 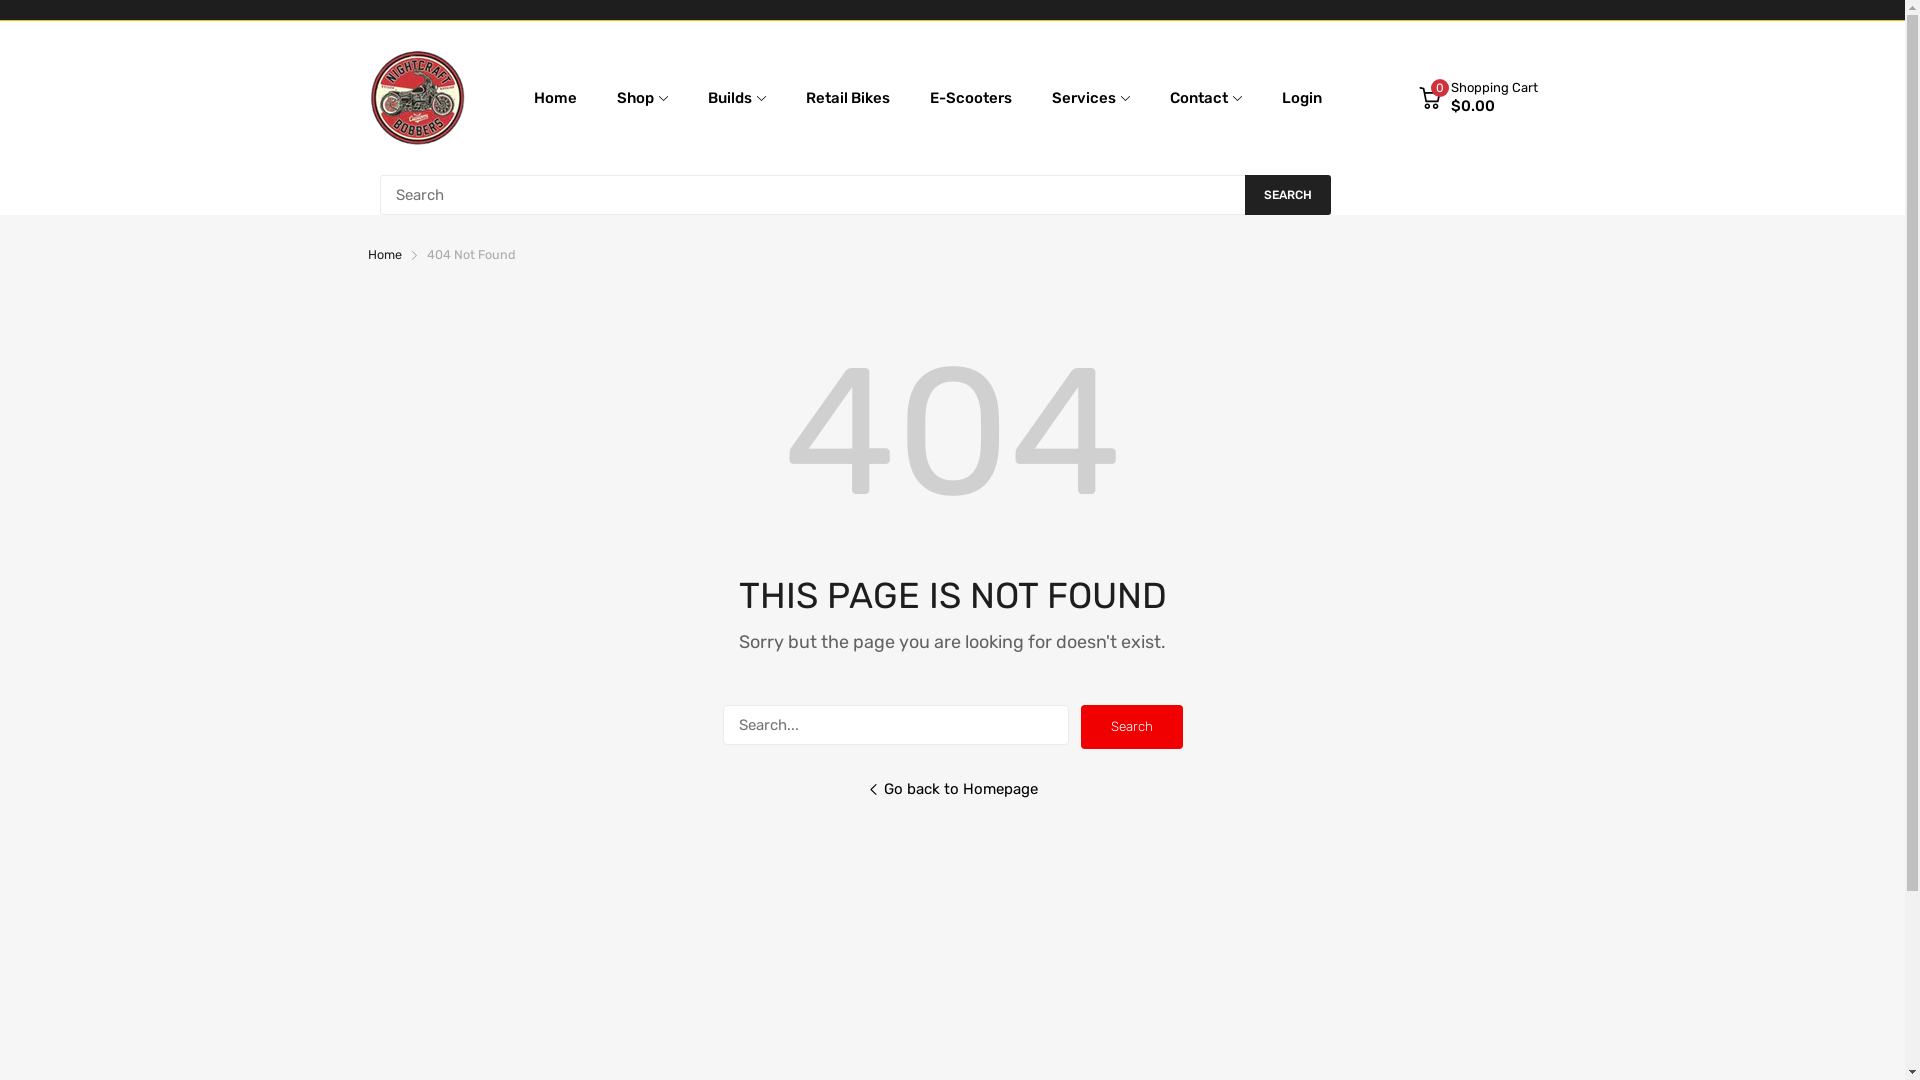 What do you see at coordinates (929, 97) in the screenshot?
I see `'E-Scooters'` at bounding box center [929, 97].